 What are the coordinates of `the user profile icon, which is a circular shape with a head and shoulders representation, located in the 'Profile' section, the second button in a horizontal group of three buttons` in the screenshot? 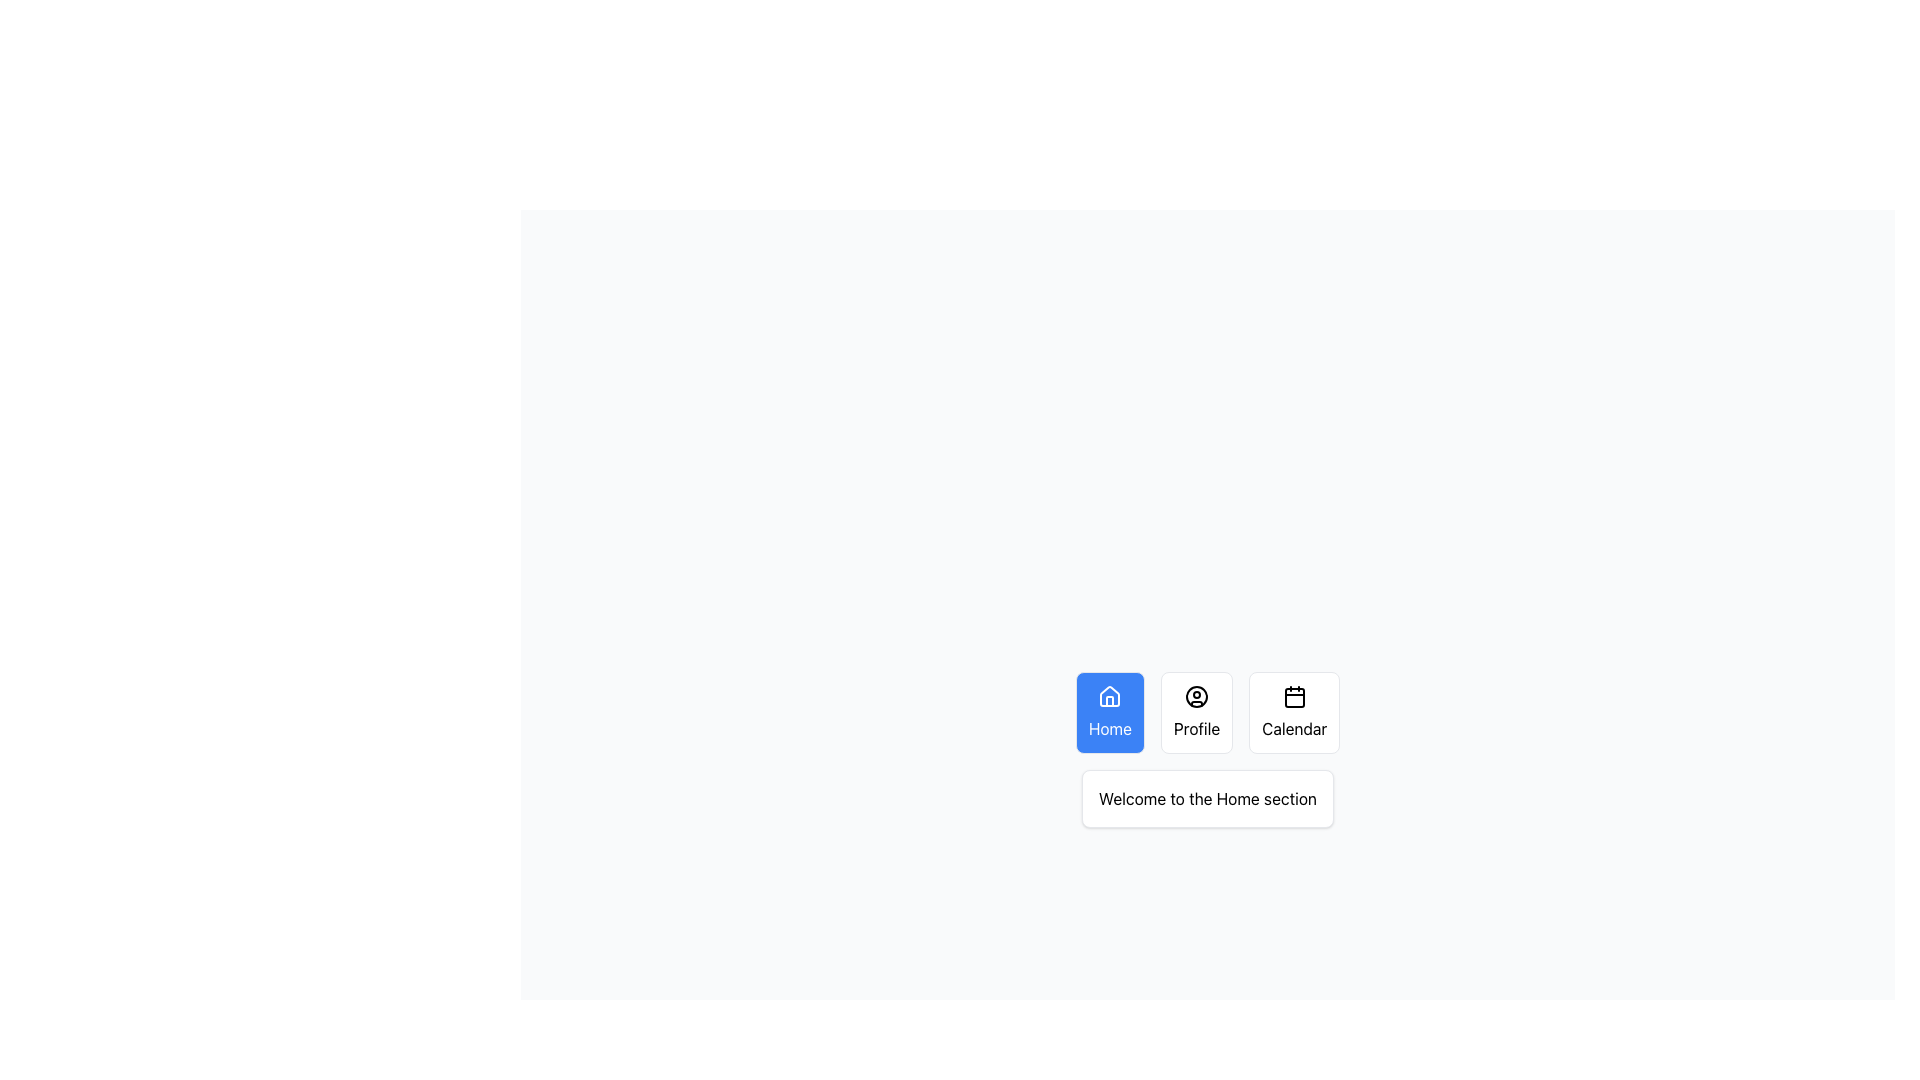 It's located at (1197, 696).